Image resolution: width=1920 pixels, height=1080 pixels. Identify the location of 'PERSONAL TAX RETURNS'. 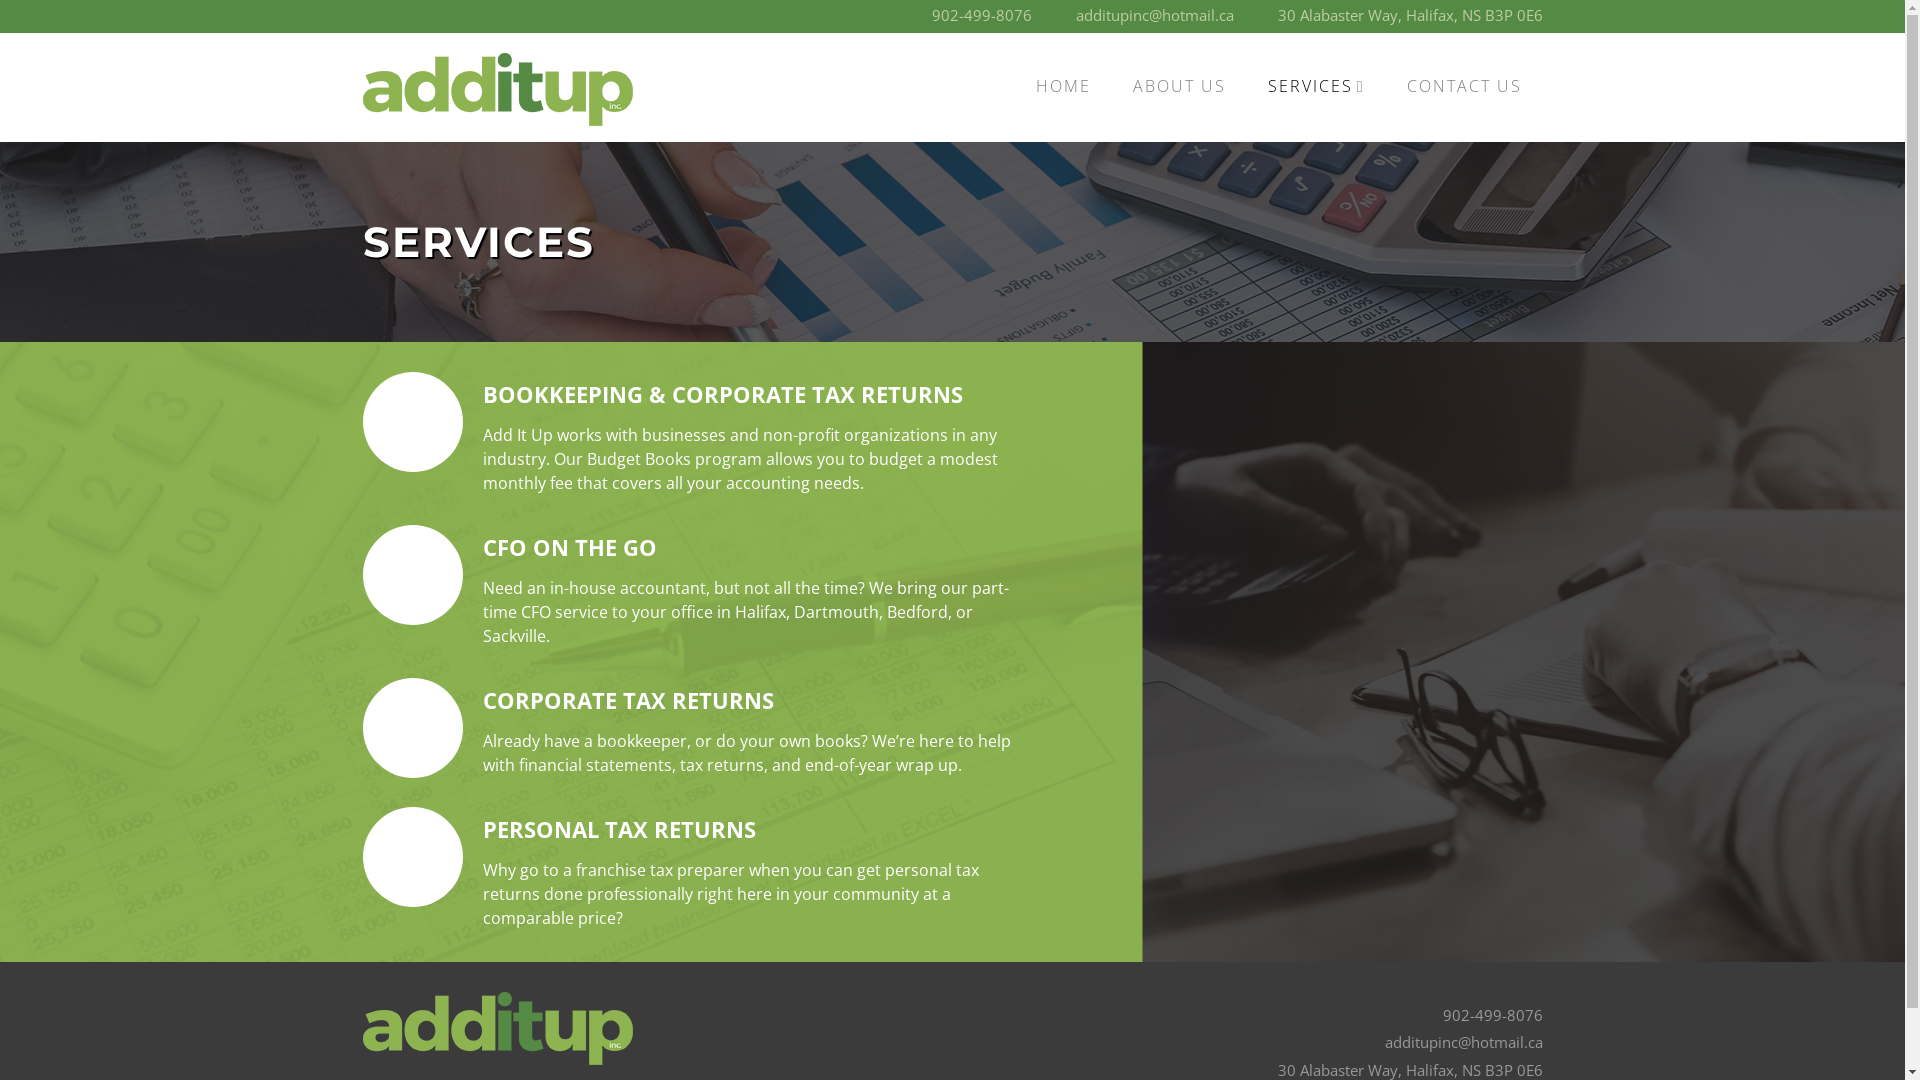
(617, 829).